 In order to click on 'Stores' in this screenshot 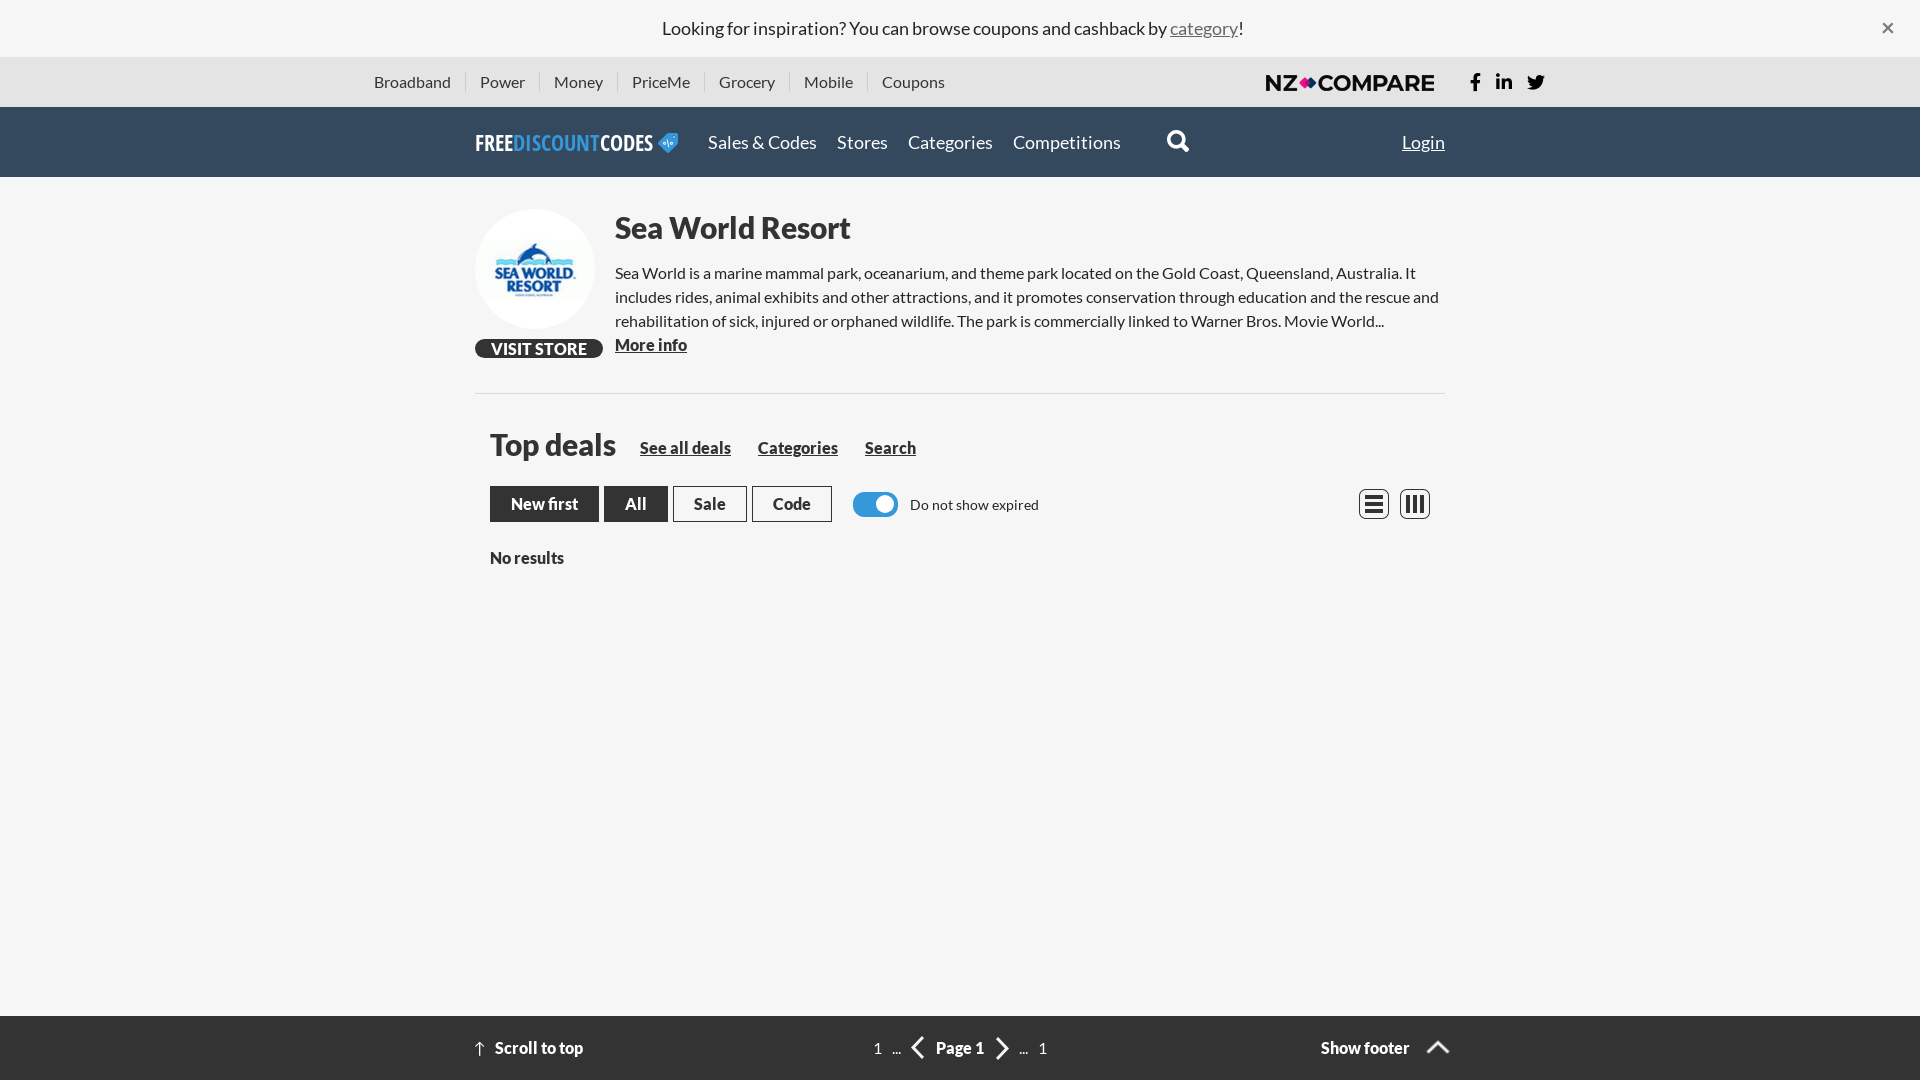, I will do `click(862, 141)`.